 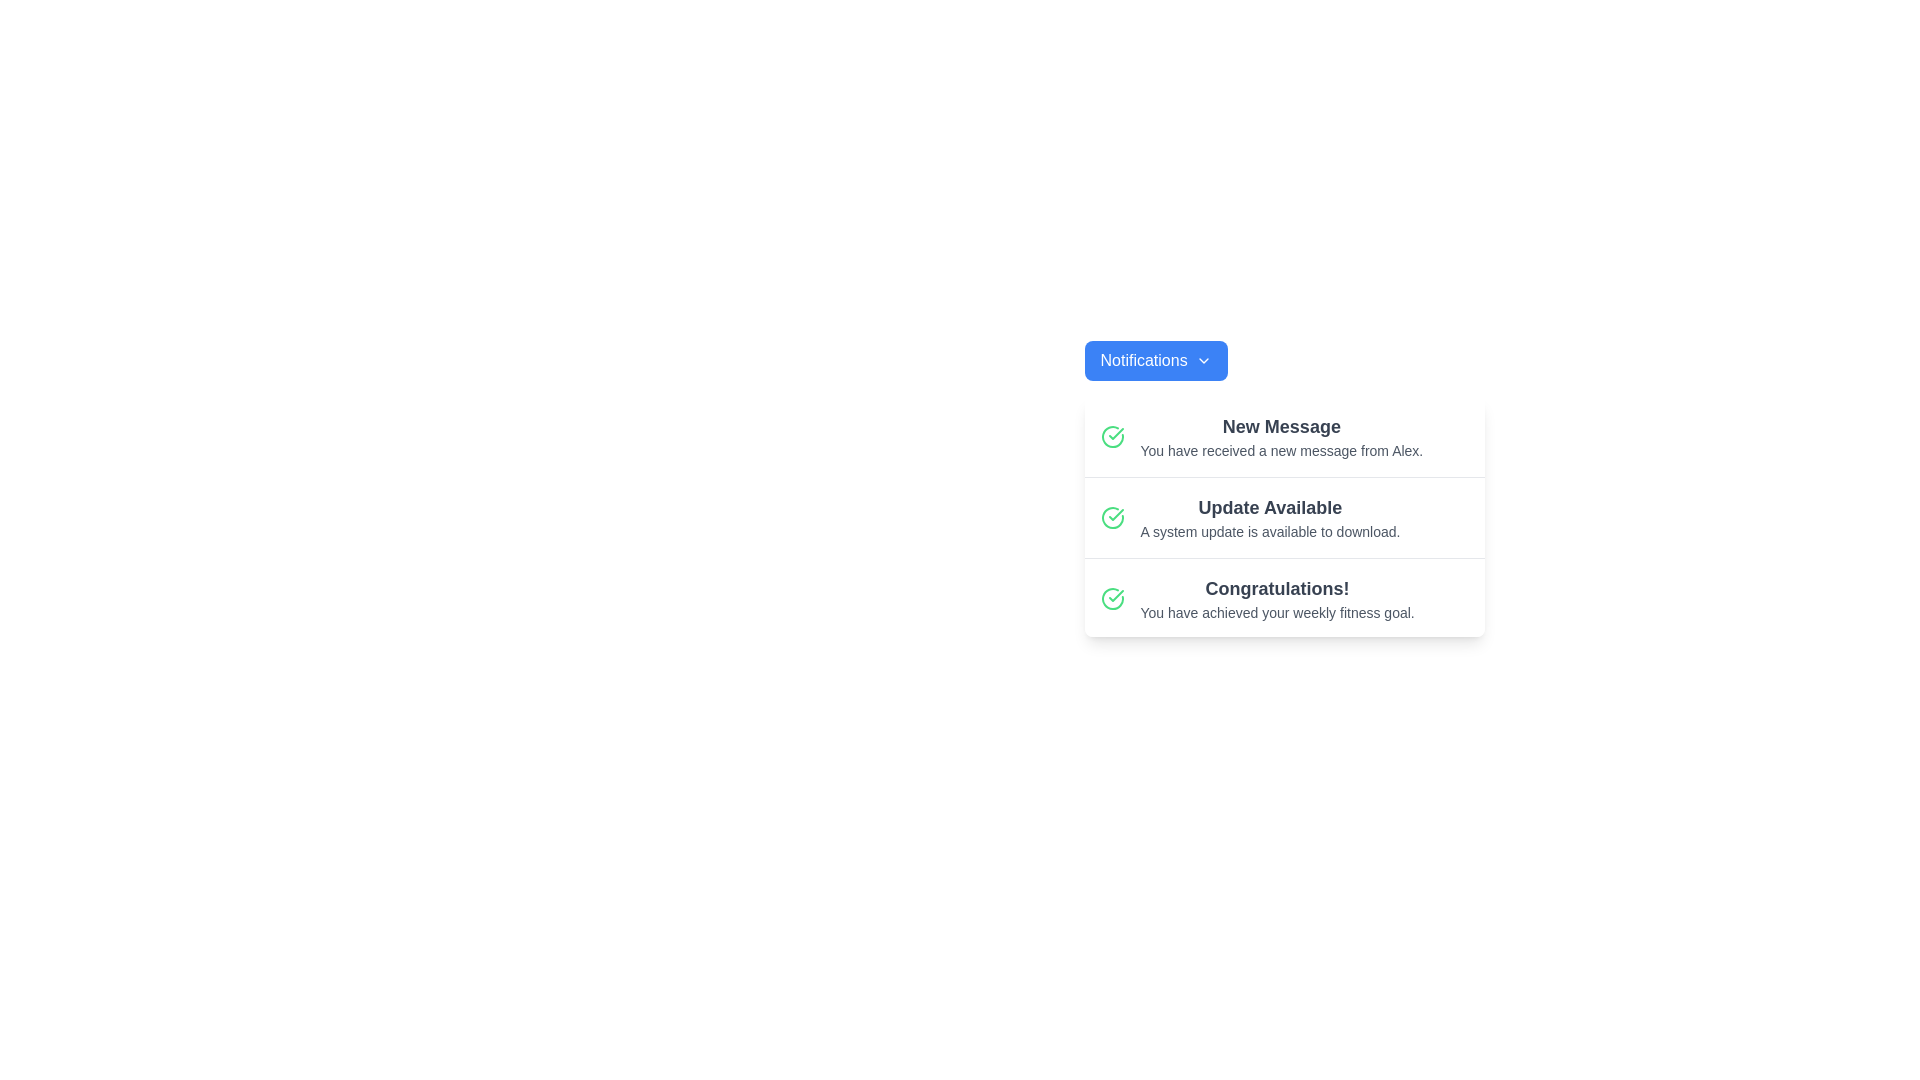 What do you see at coordinates (1111, 435) in the screenshot?
I see `the notification icon located in the top-left corner of the 'New Message' notification card under the 'Notifications' dropdown menu` at bounding box center [1111, 435].